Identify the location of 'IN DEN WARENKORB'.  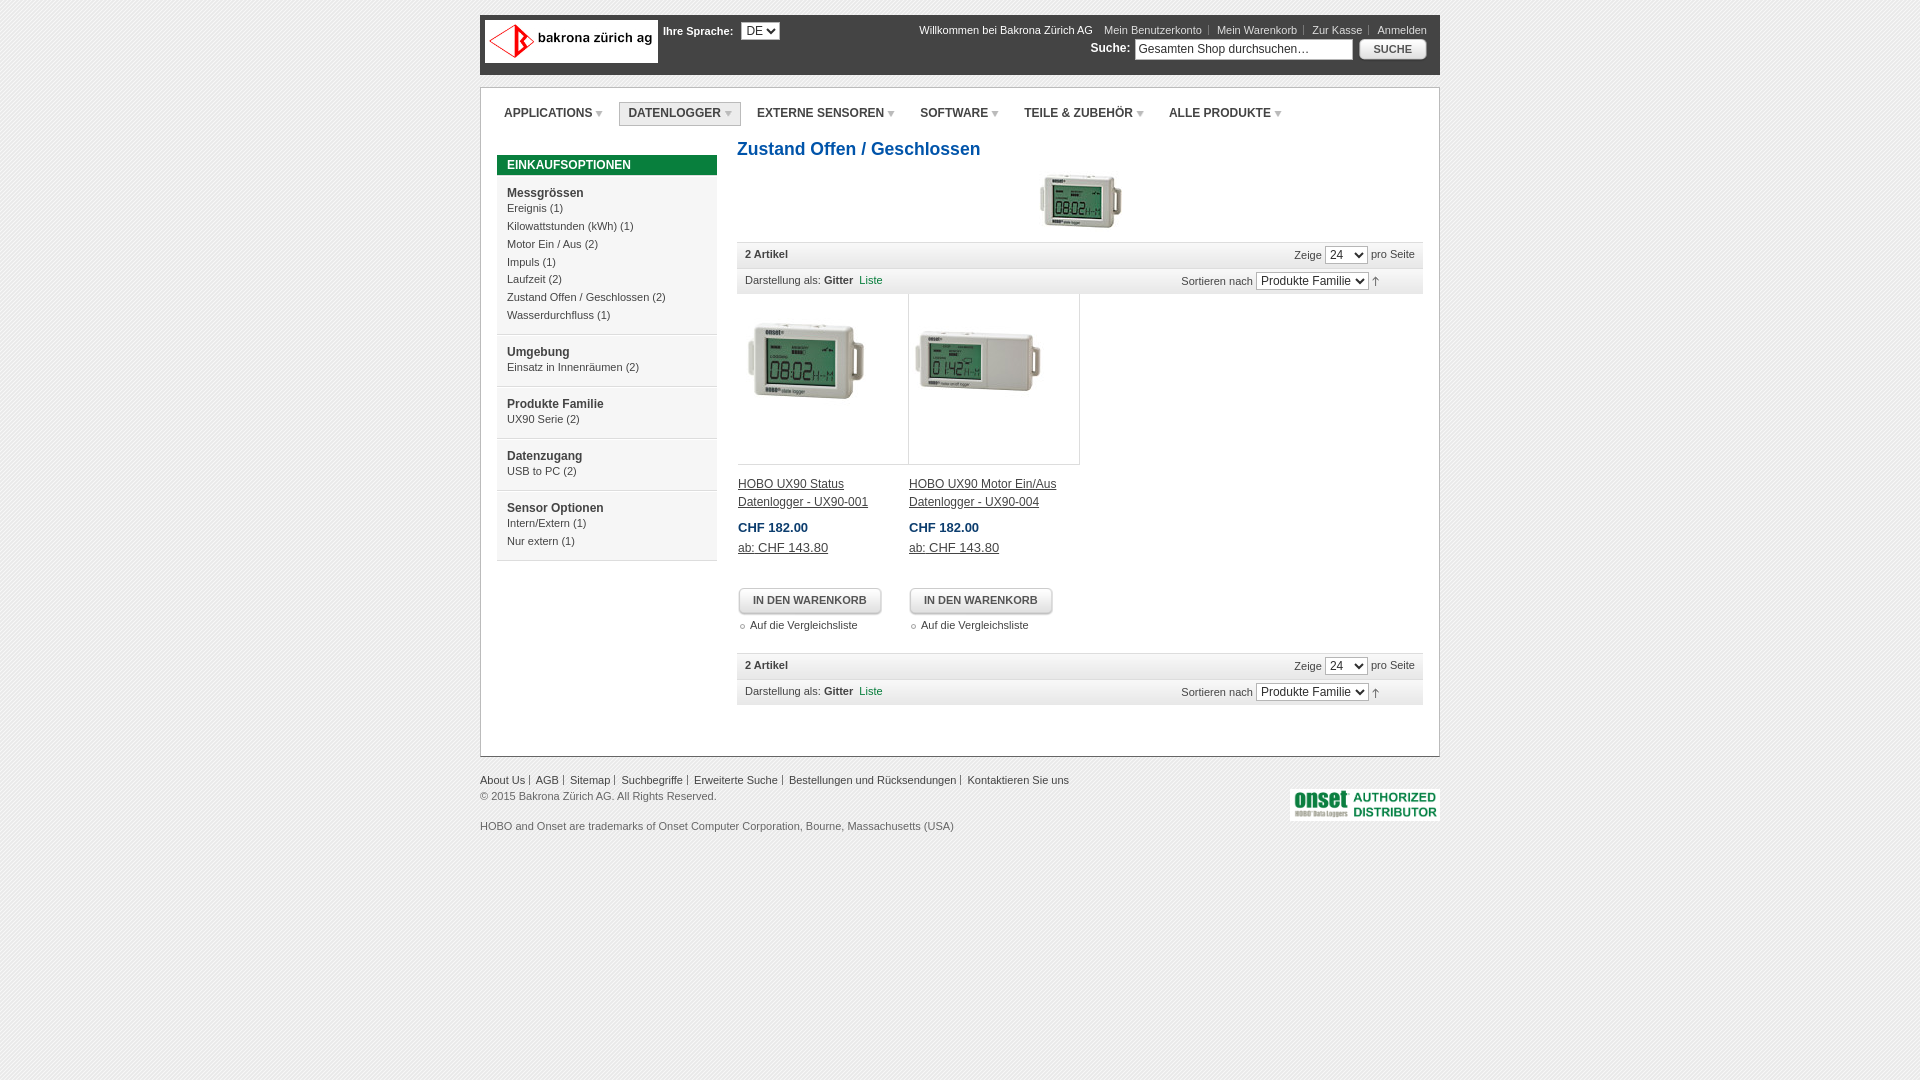
(737, 600).